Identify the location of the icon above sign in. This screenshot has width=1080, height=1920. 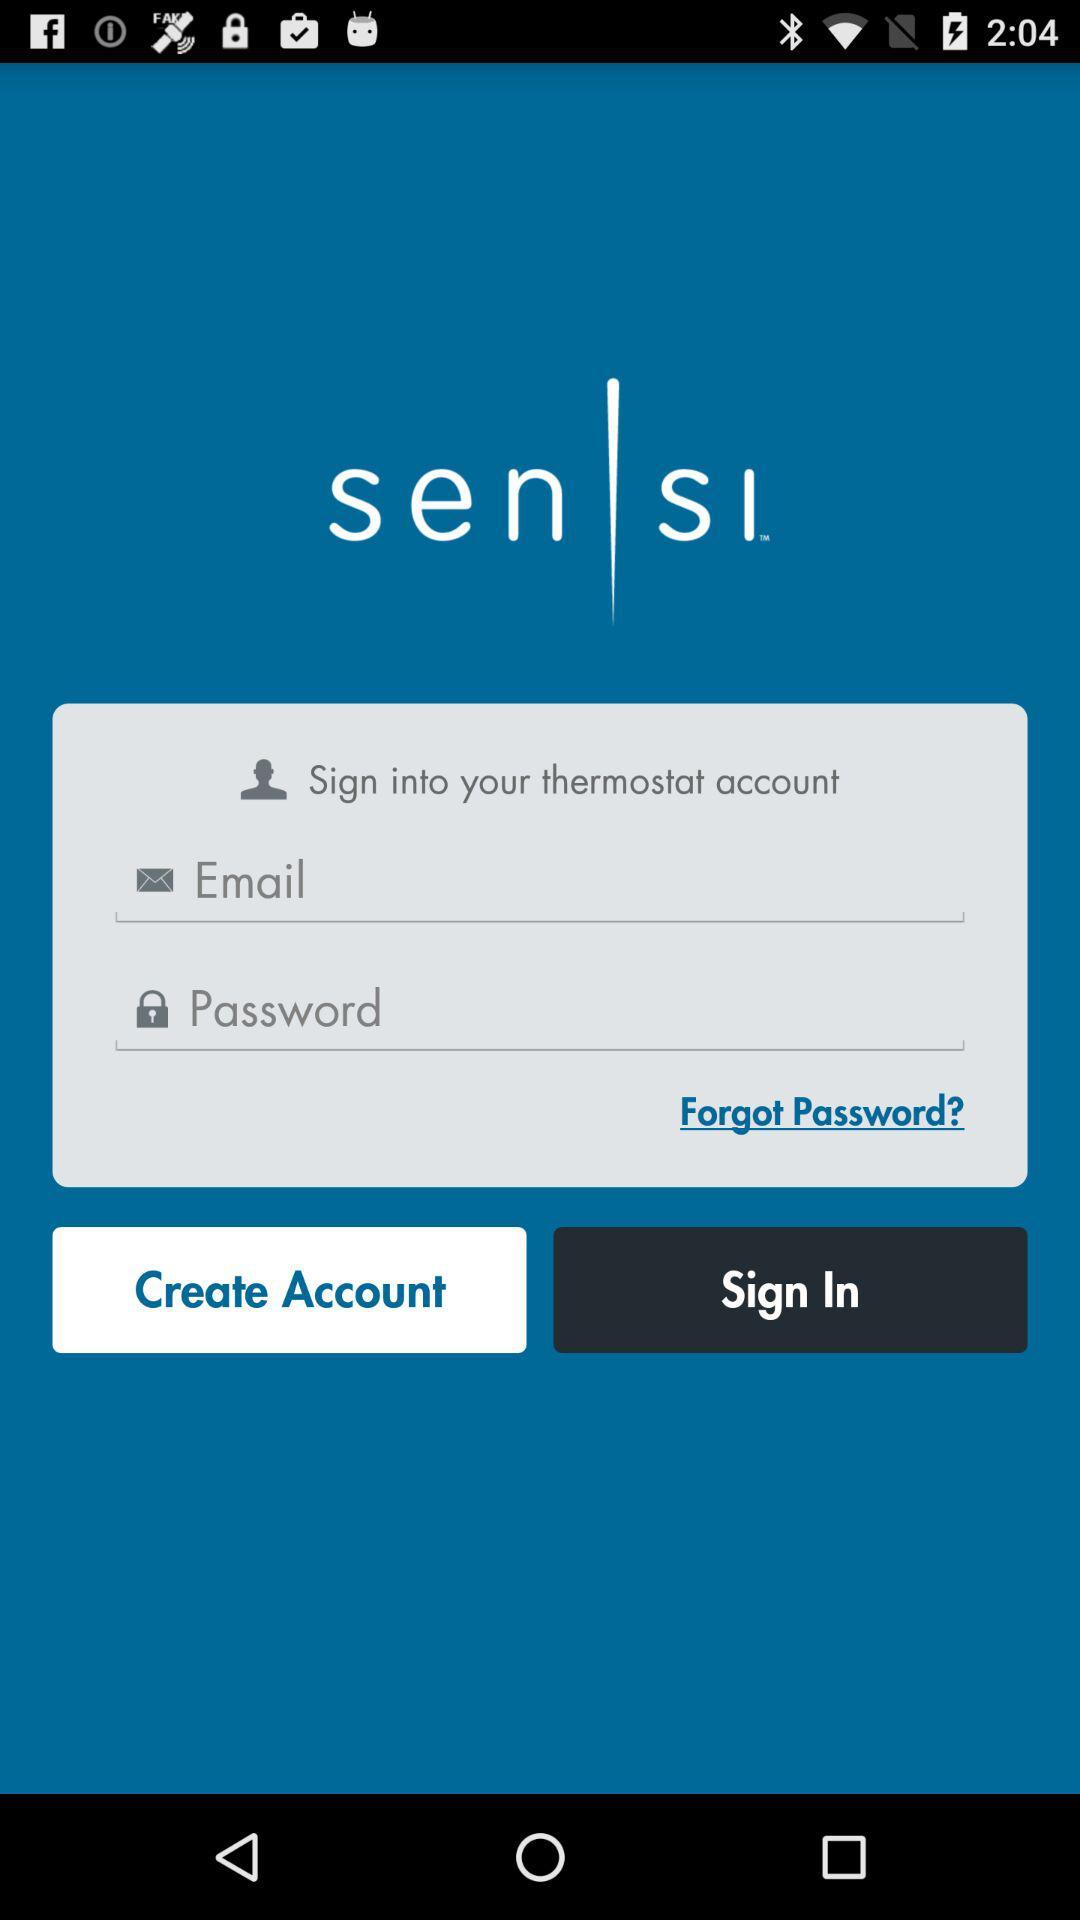
(822, 1110).